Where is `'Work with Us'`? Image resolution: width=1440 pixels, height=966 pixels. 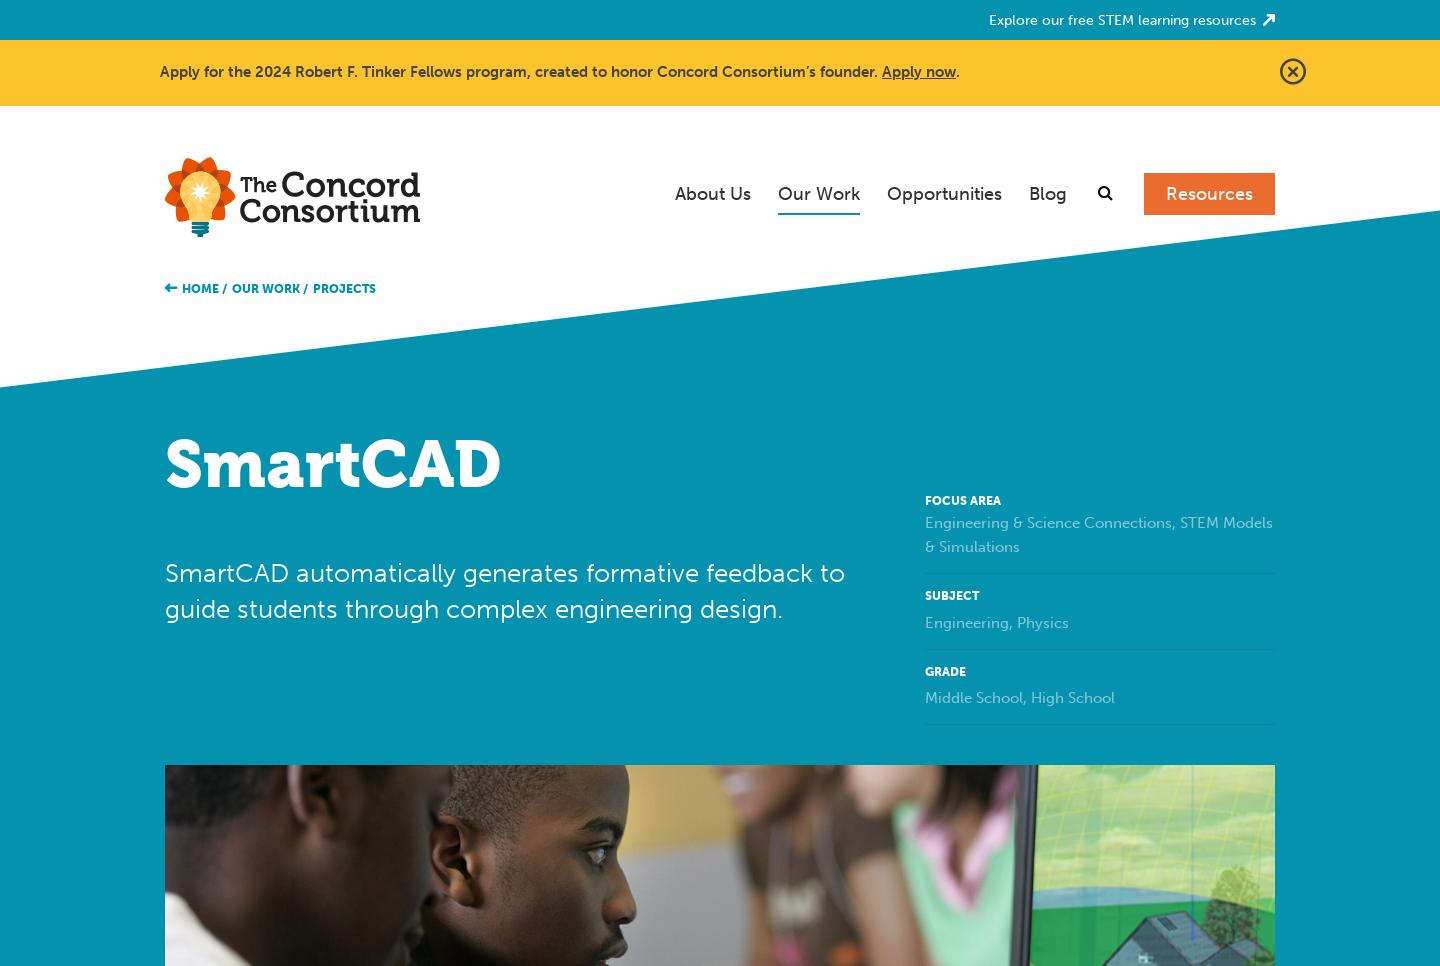 'Work with Us' is located at coordinates (953, 340).